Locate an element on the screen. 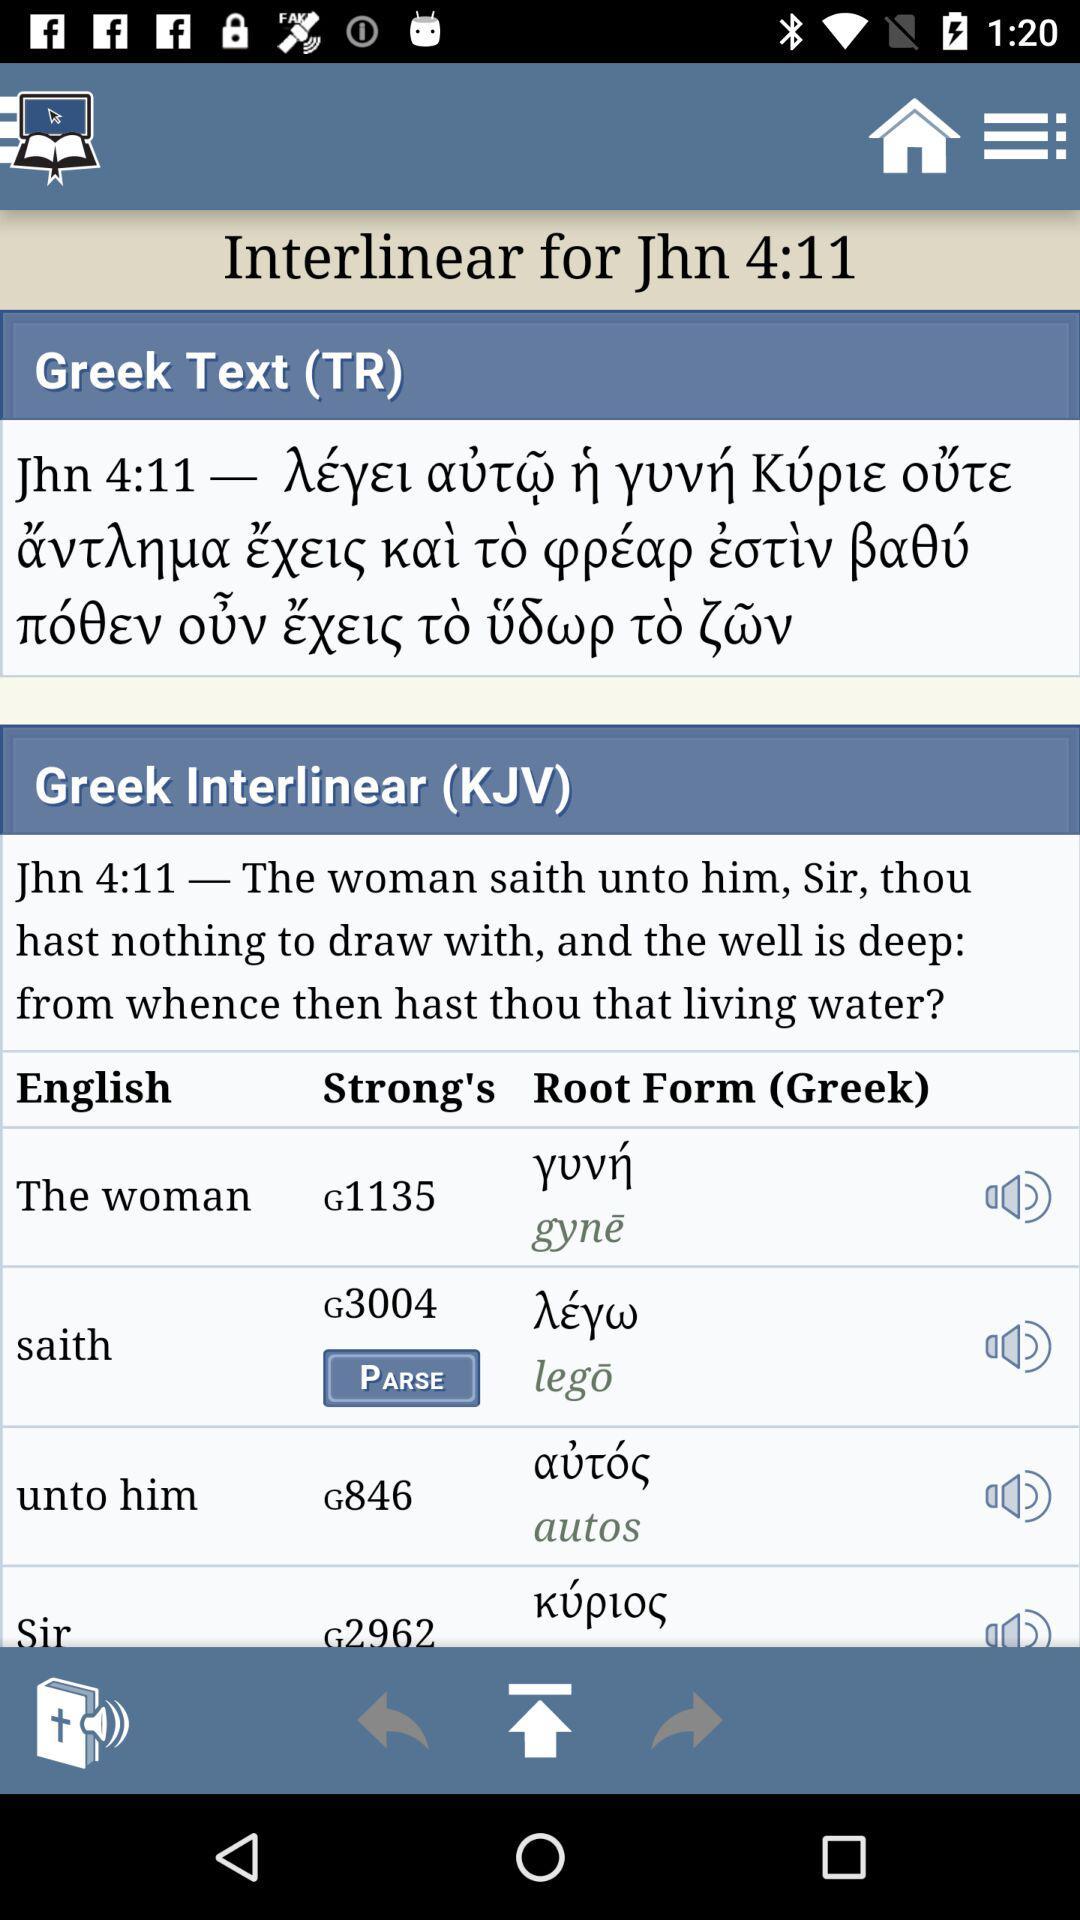 This screenshot has width=1080, height=1920. the reply icon is located at coordinates (393, 1719).